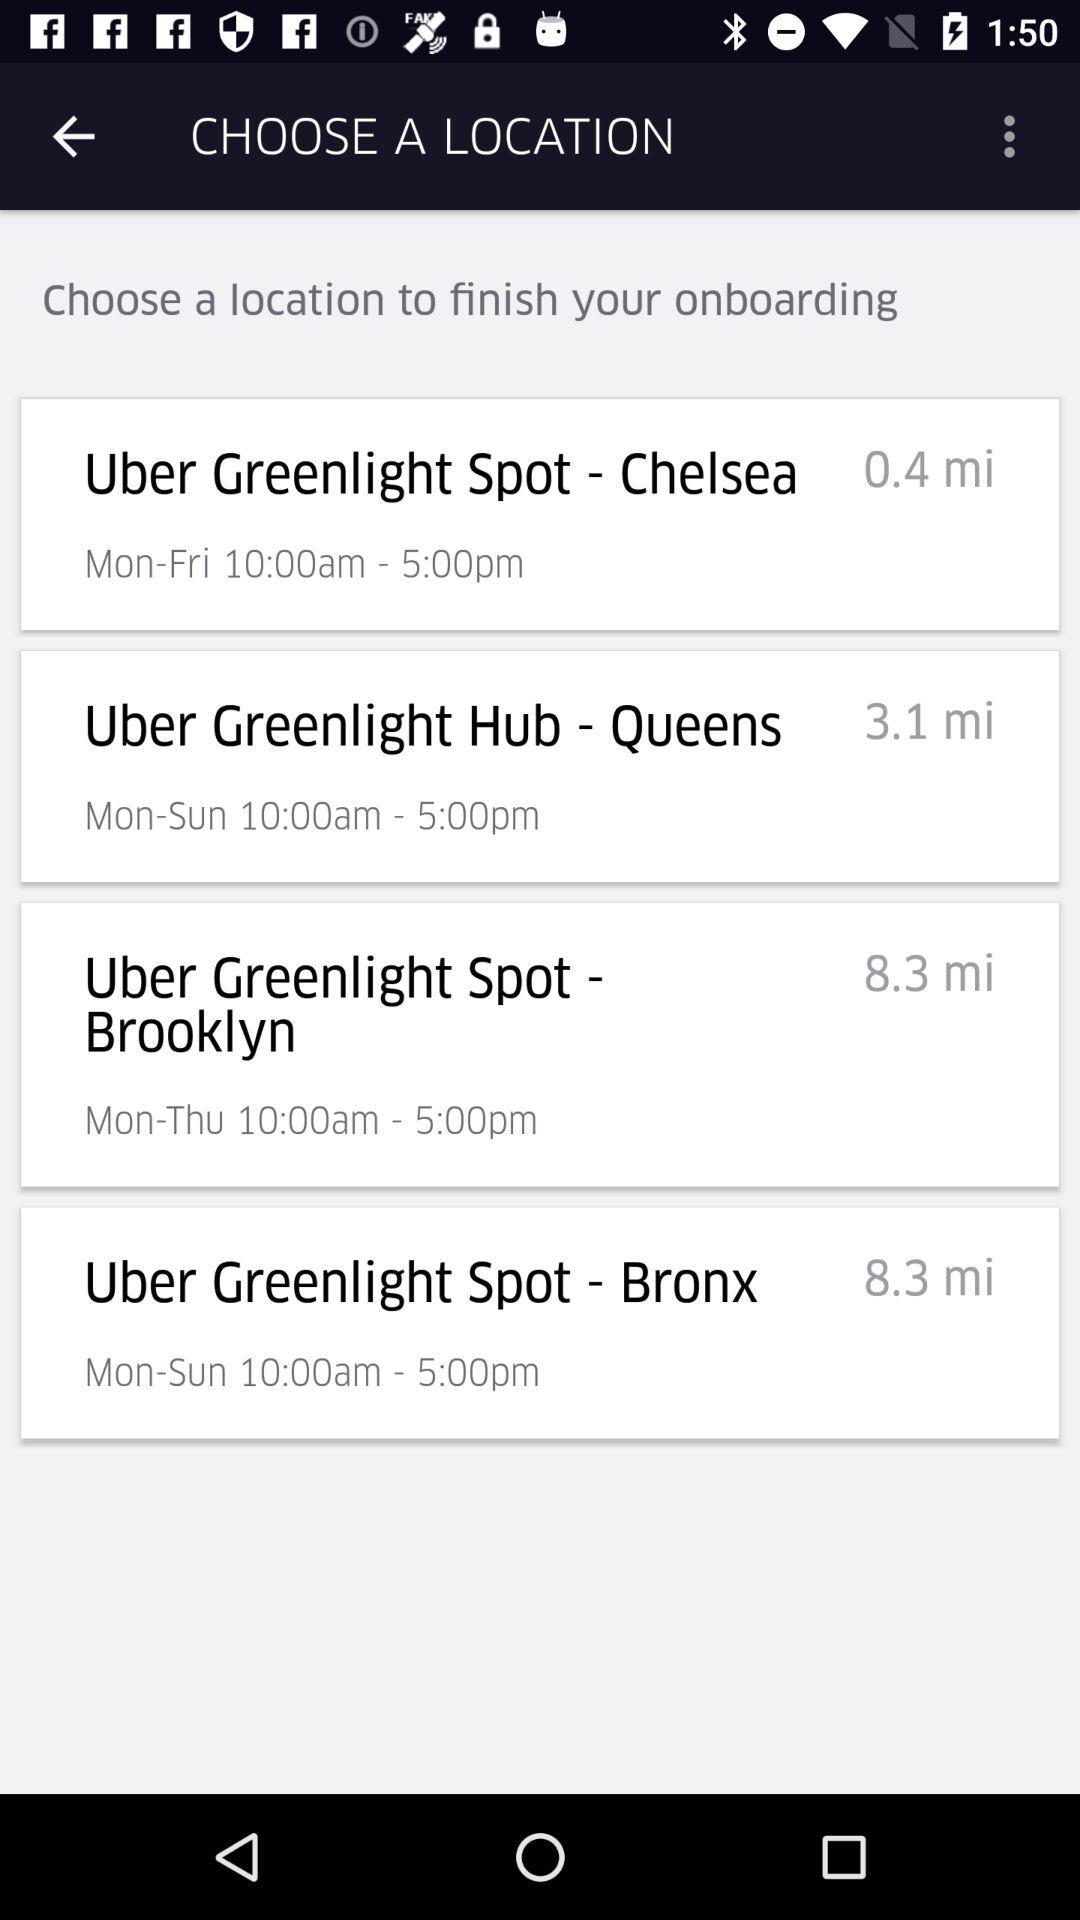  What do you see at coordinates (1017, 135) in the screenshot?
I see `icon above the choose a location` at bounding box center [1017, 135].